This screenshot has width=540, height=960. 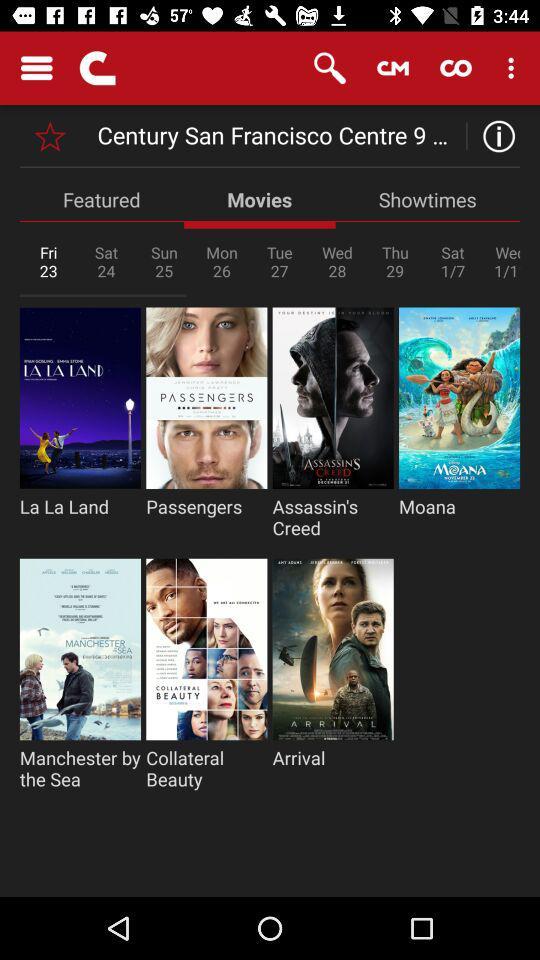 I want to click on current theater as favorite, so click(x=50, y=135).